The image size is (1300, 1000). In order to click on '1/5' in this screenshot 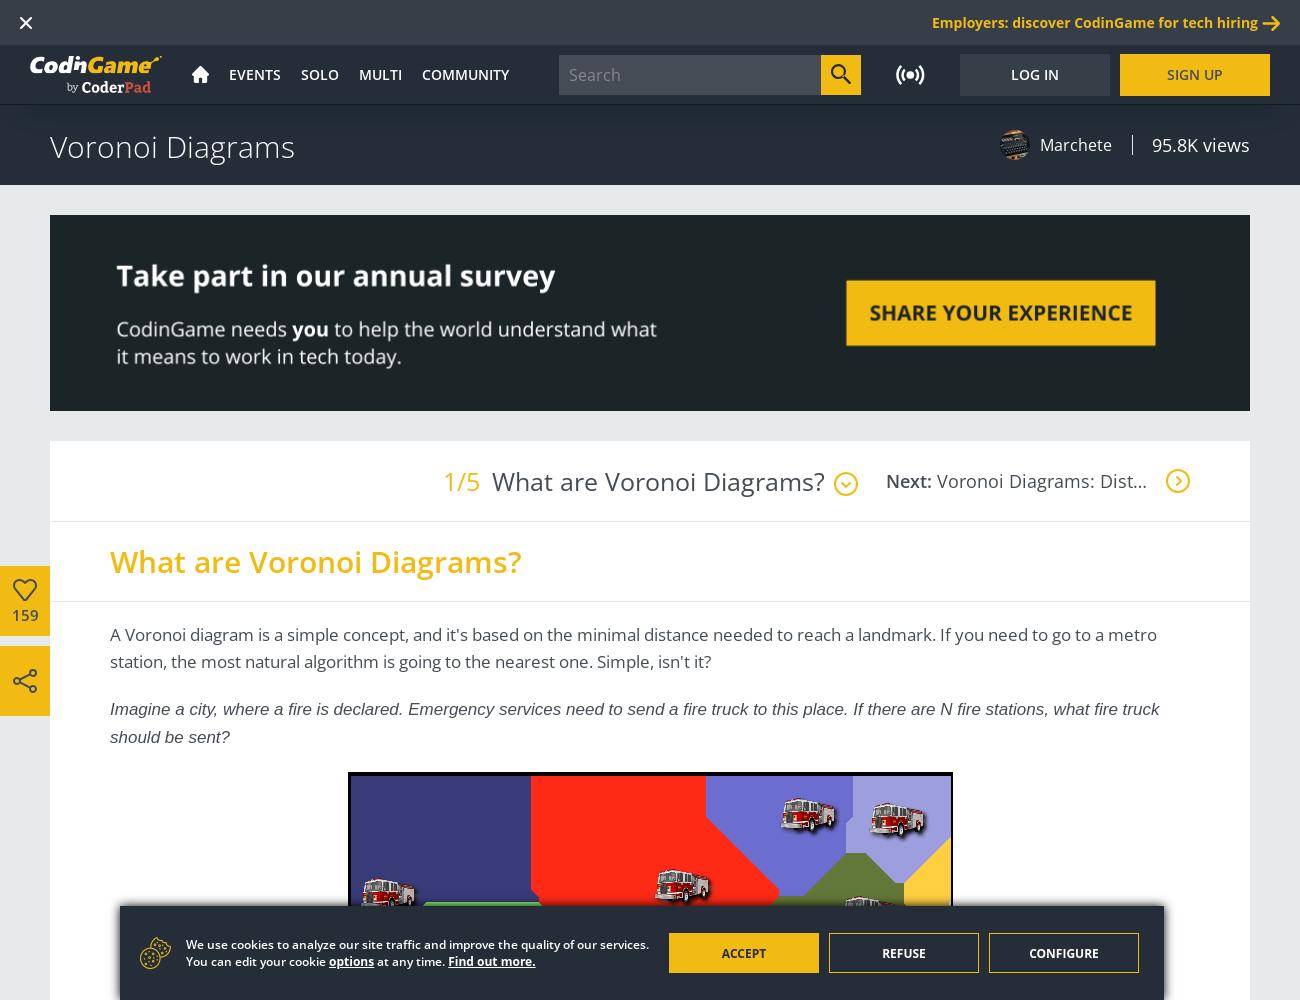, I will do `click(459, 480)`.